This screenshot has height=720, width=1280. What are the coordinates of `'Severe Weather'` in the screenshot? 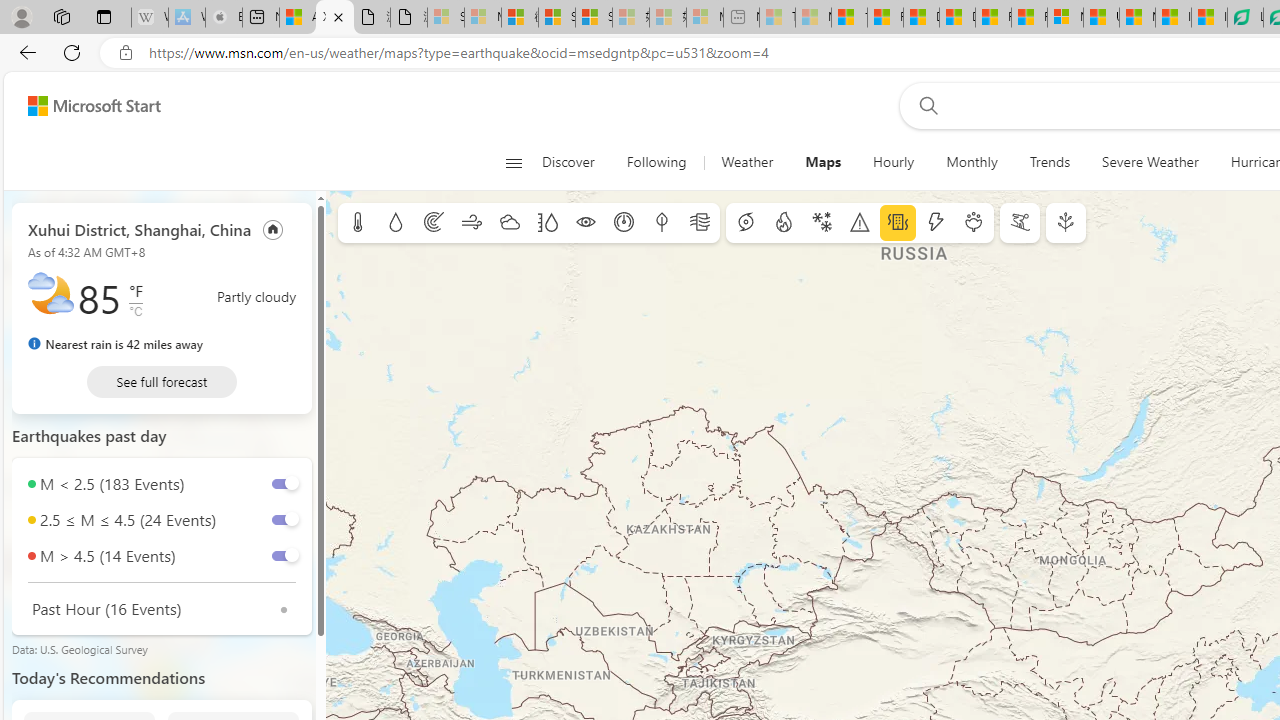 It's located at (1150, 162).